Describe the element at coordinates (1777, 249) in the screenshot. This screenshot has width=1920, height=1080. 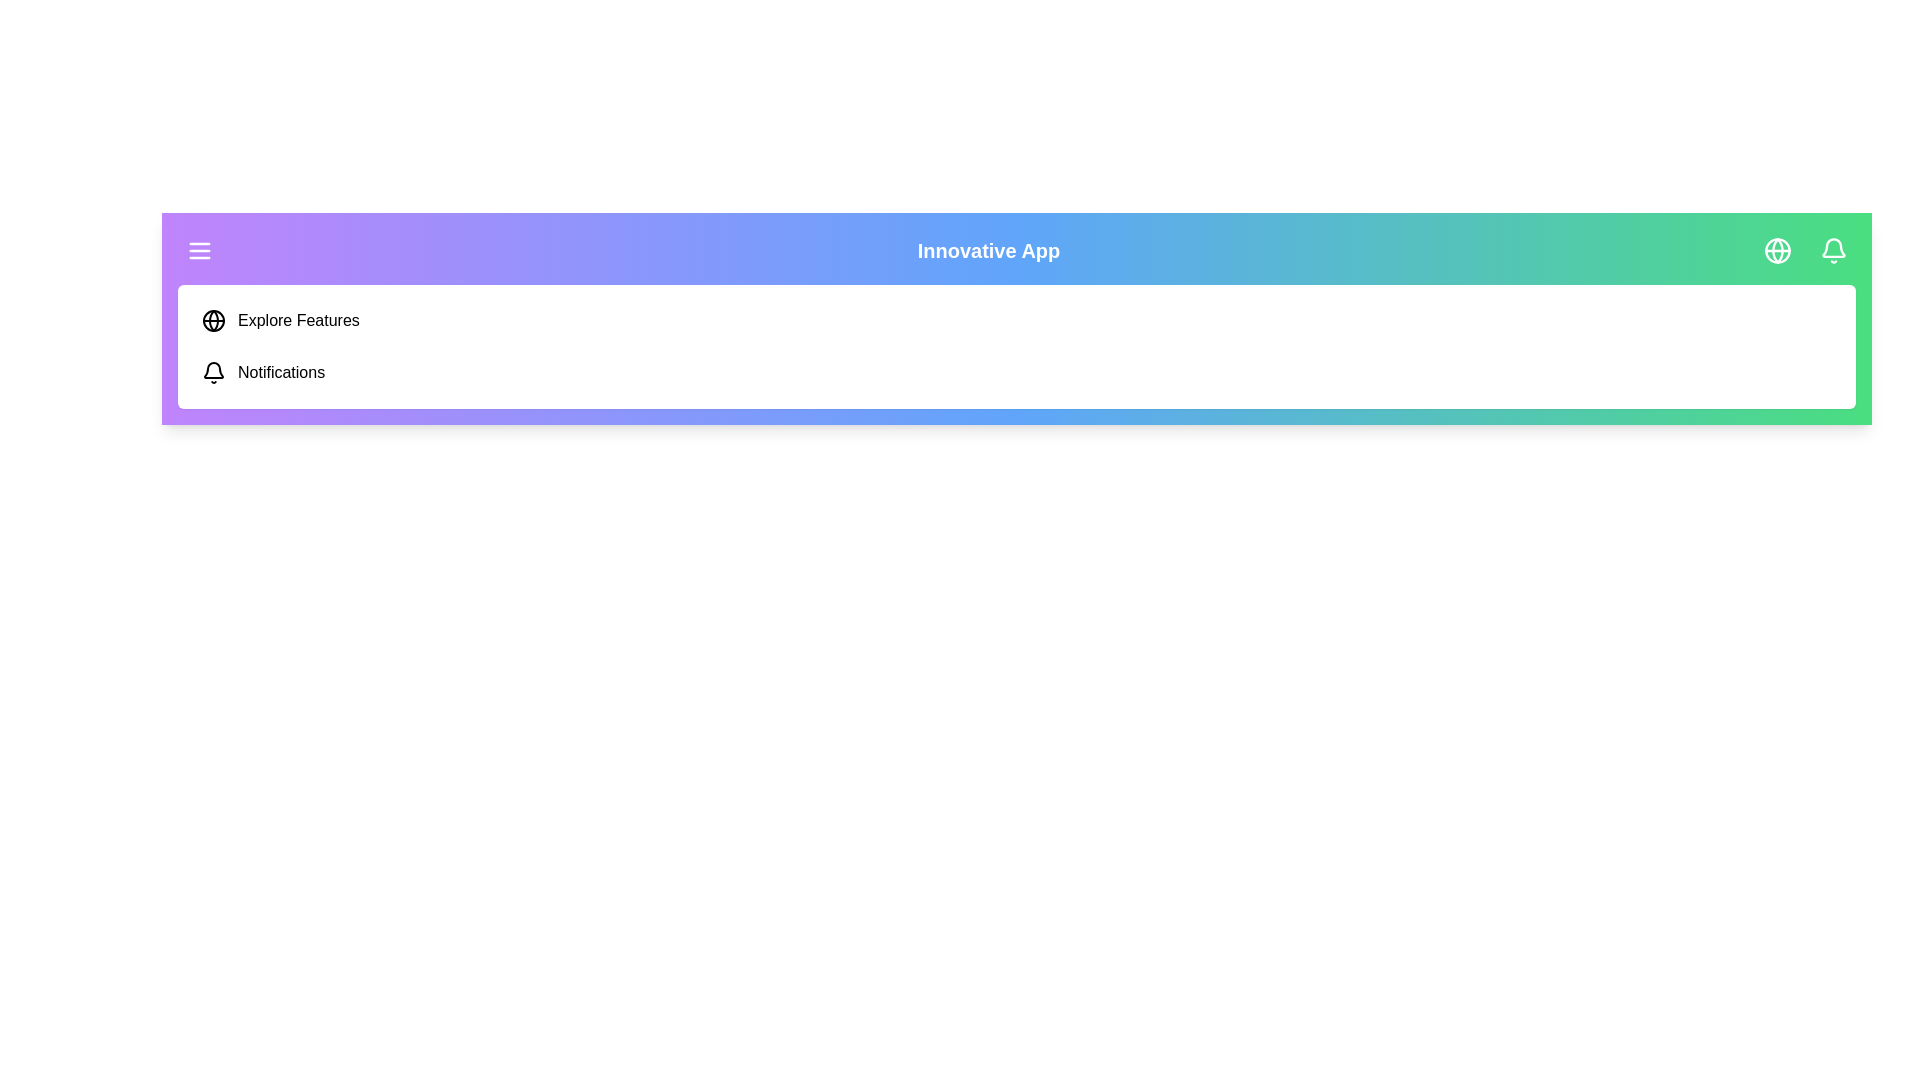
I see `the specified menu item: globe_icon` at that location.